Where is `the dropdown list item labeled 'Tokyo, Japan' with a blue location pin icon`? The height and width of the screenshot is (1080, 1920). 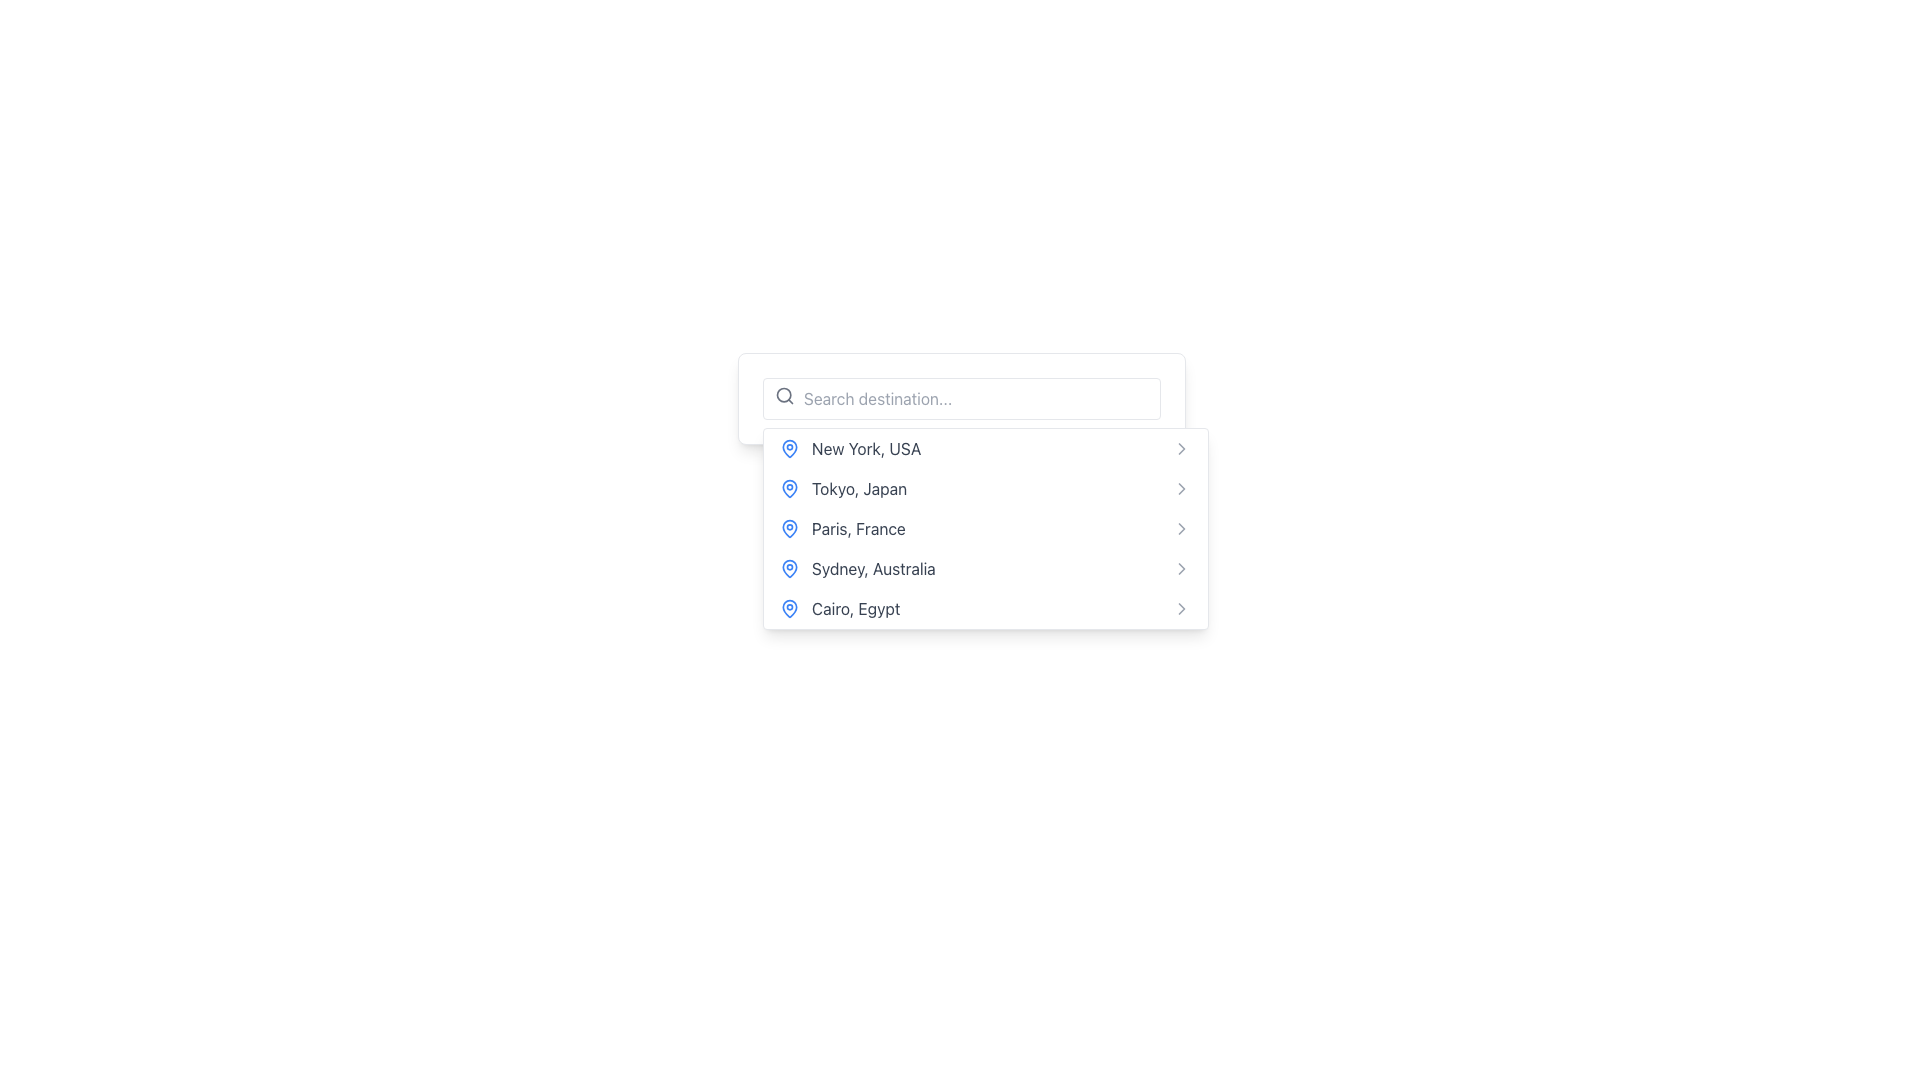 the dropdown list item labeled 'Tokyo, Japan' with a blue location pin icon is located at coordinates (843, 489).